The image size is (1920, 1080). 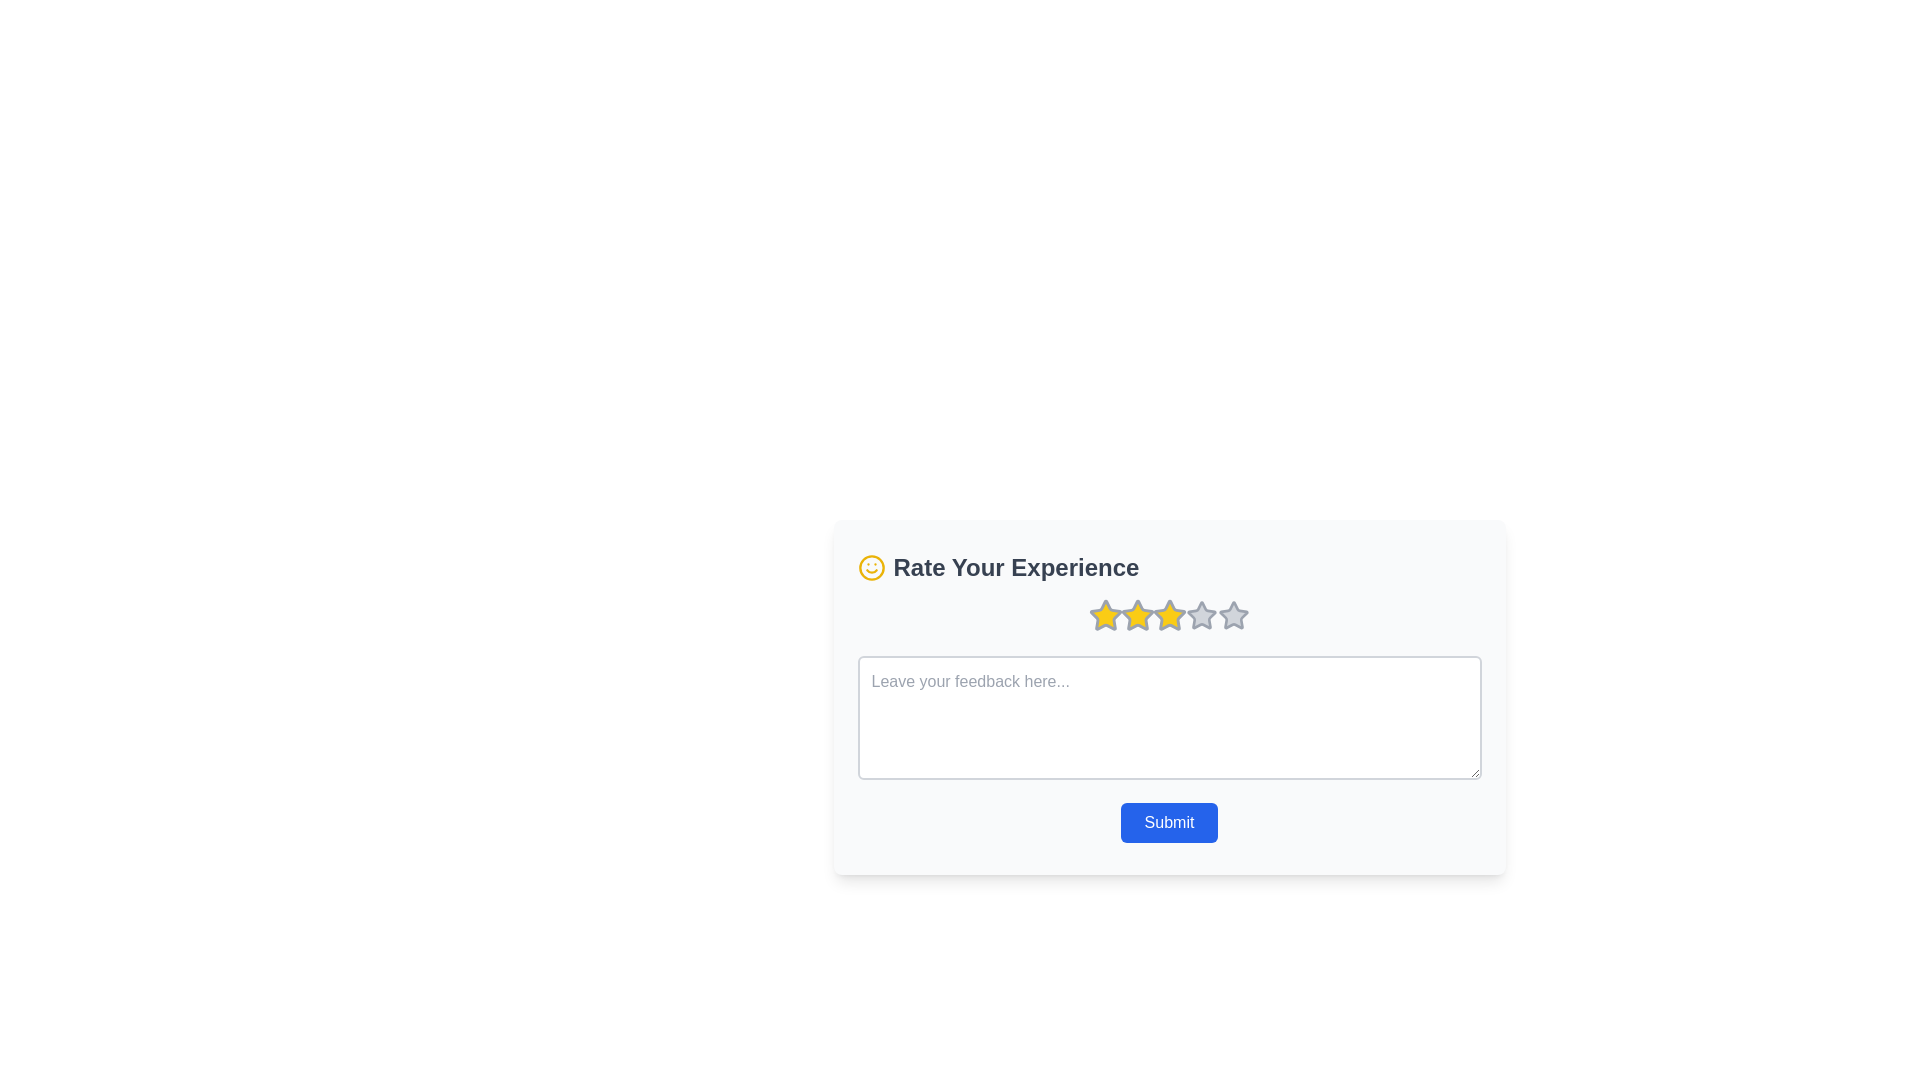 What do you see at coordinates (1232, 614) in the screenshot?
I see `the fifth star icon for rating functionality` at bounding box center [1232, 614].